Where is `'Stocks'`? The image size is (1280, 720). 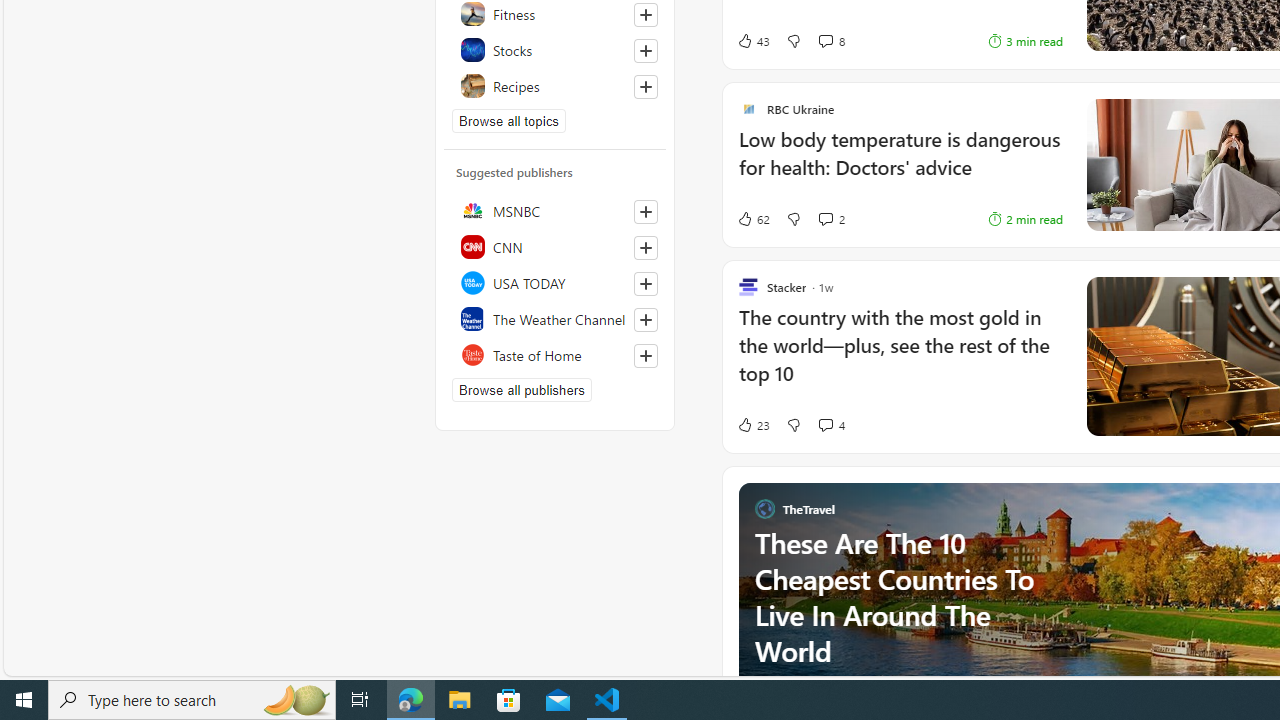
'Stocks' is located at coordinates (555, 49).